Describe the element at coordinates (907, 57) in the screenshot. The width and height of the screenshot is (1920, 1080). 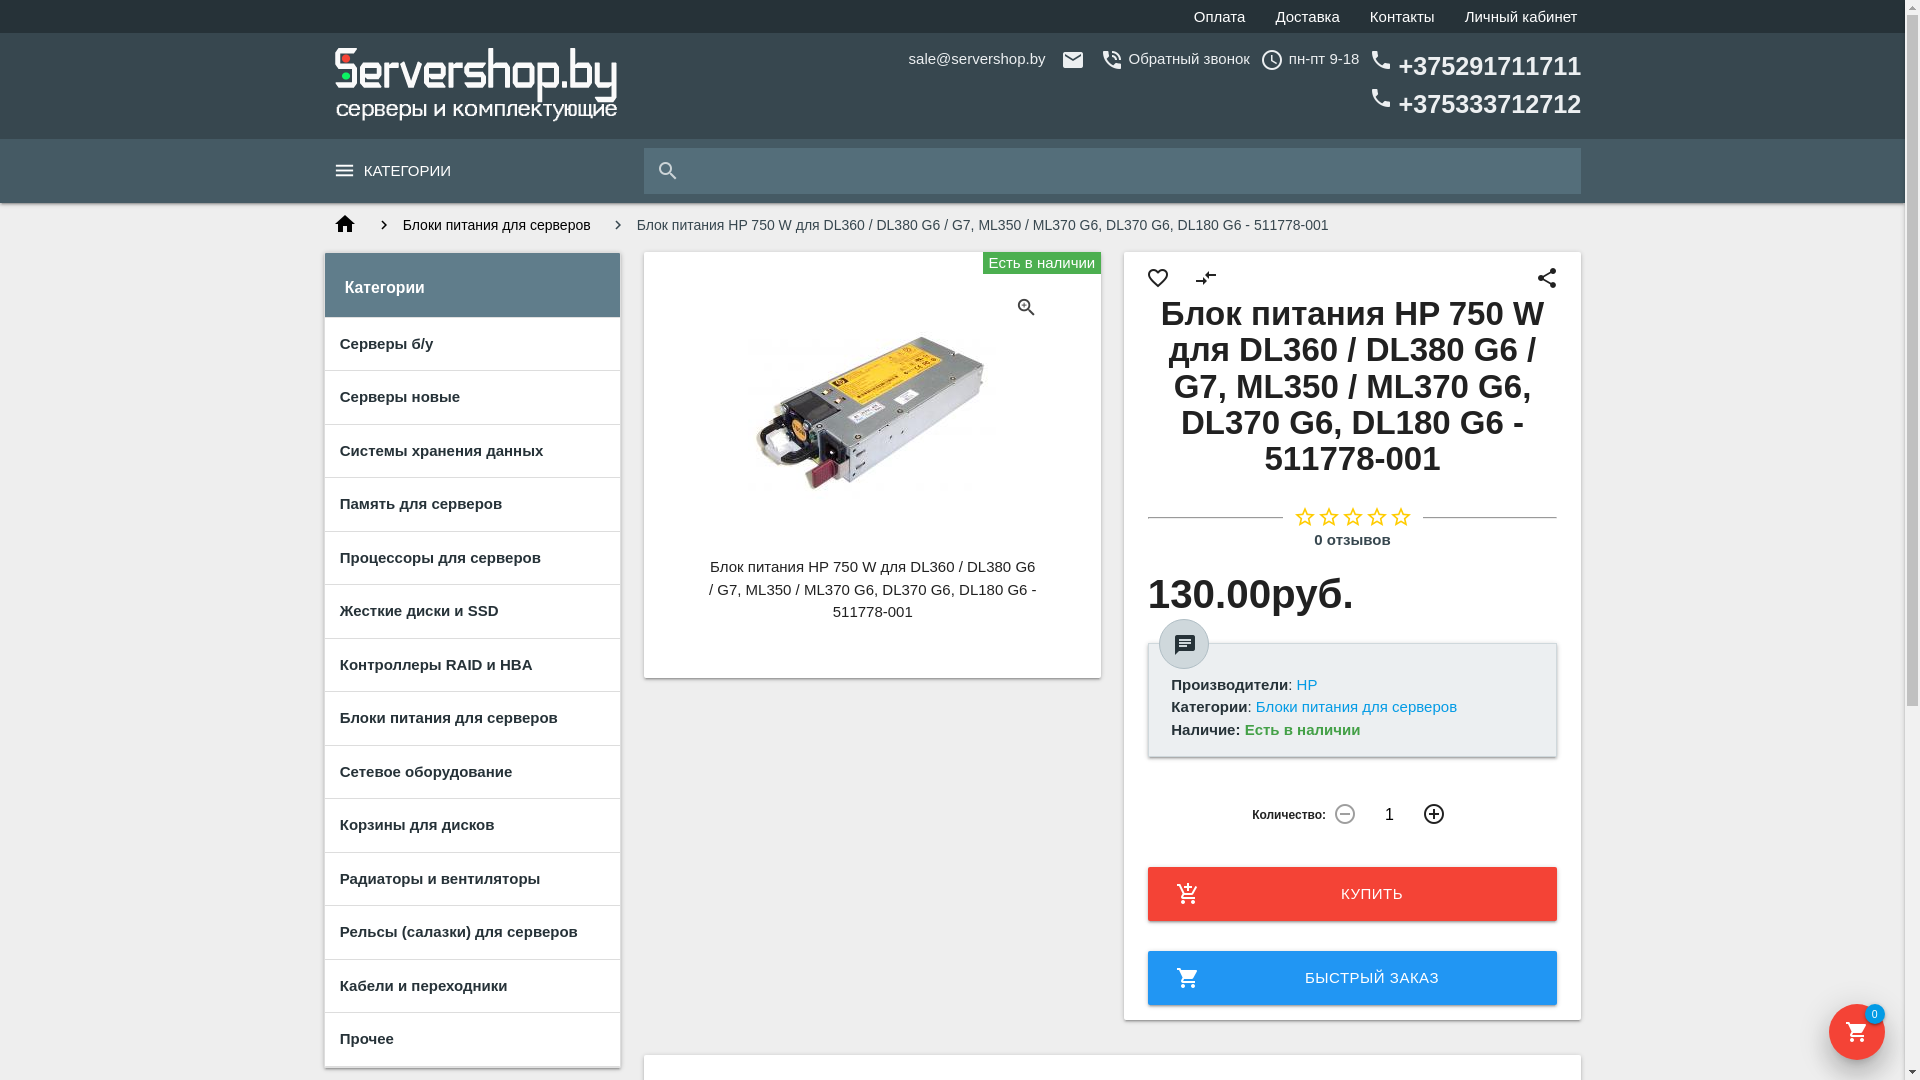
I see `'email` at that location.